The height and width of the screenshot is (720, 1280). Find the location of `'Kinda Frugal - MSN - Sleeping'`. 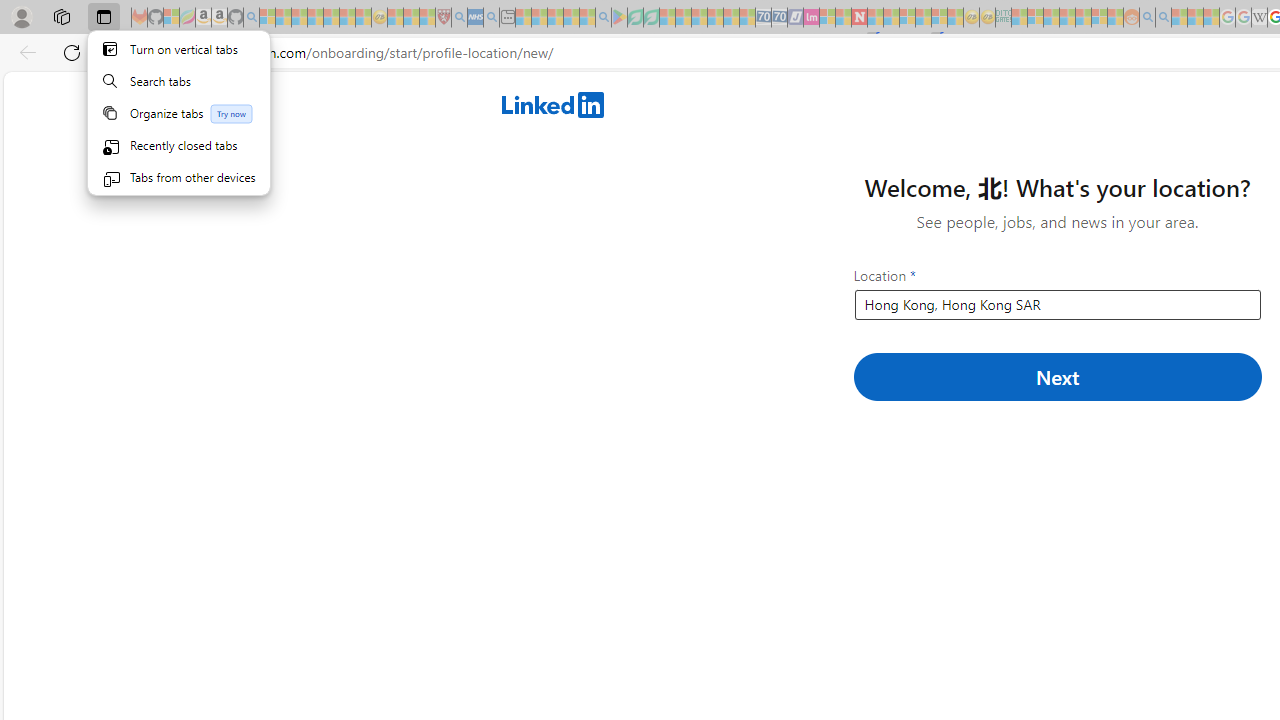

'Kinda Frugal - MSN - Sleeping' is located at coordinates (1082, 17).